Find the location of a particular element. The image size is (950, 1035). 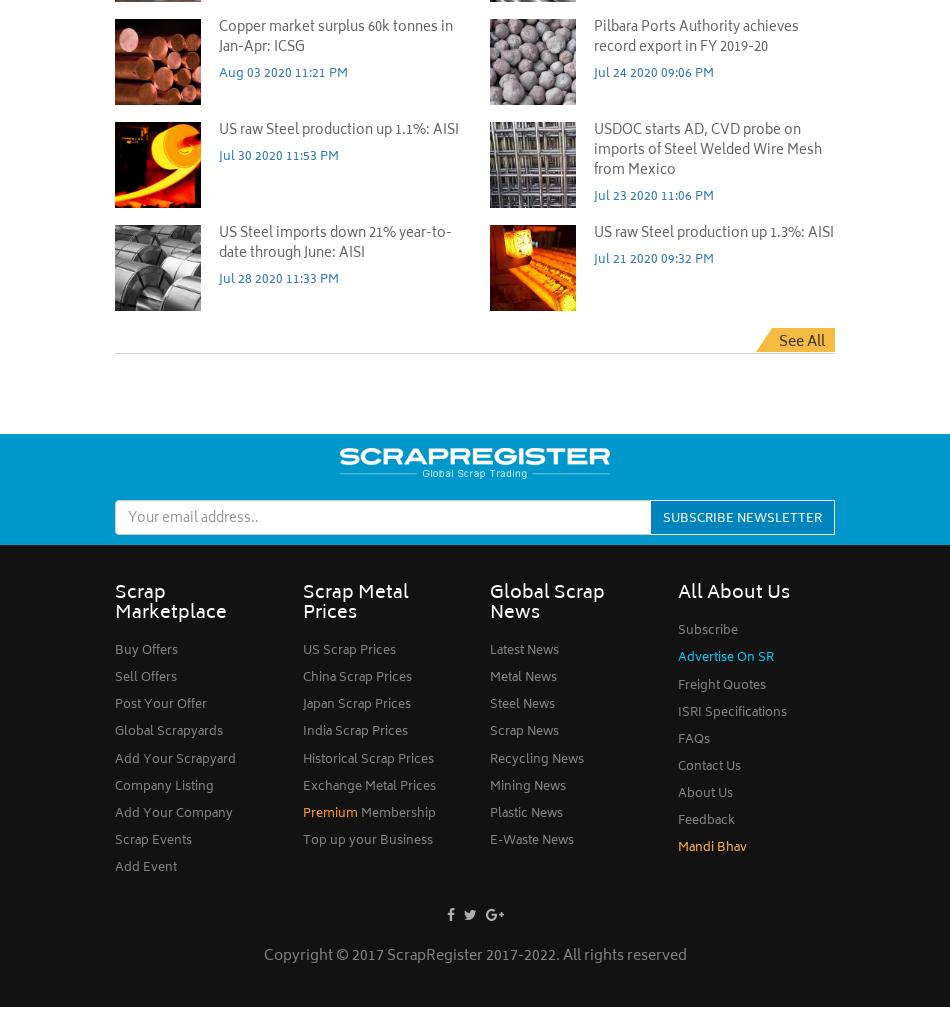

'Global Scrap News' is located at coordinates (547, 603).